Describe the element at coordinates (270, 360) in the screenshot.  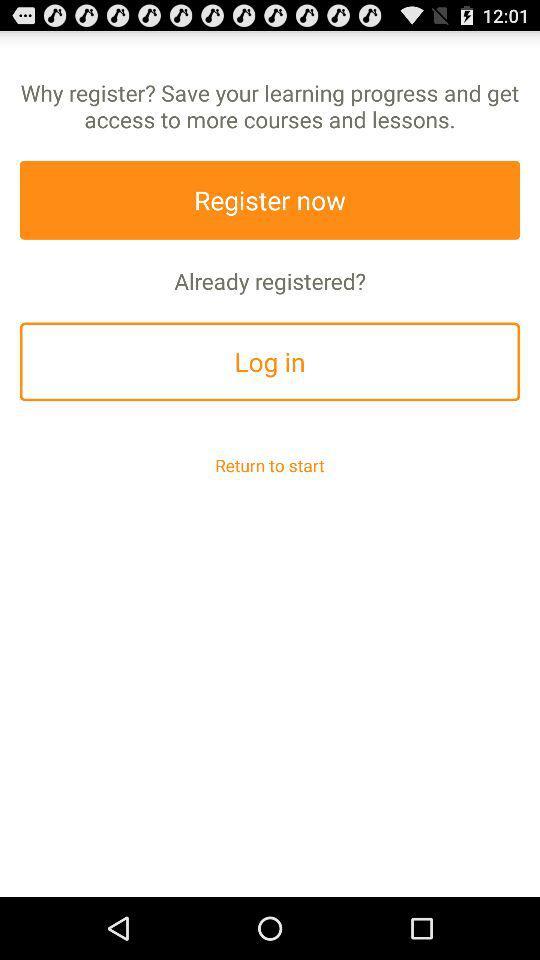
I see `the item above the return to start app` at that location.